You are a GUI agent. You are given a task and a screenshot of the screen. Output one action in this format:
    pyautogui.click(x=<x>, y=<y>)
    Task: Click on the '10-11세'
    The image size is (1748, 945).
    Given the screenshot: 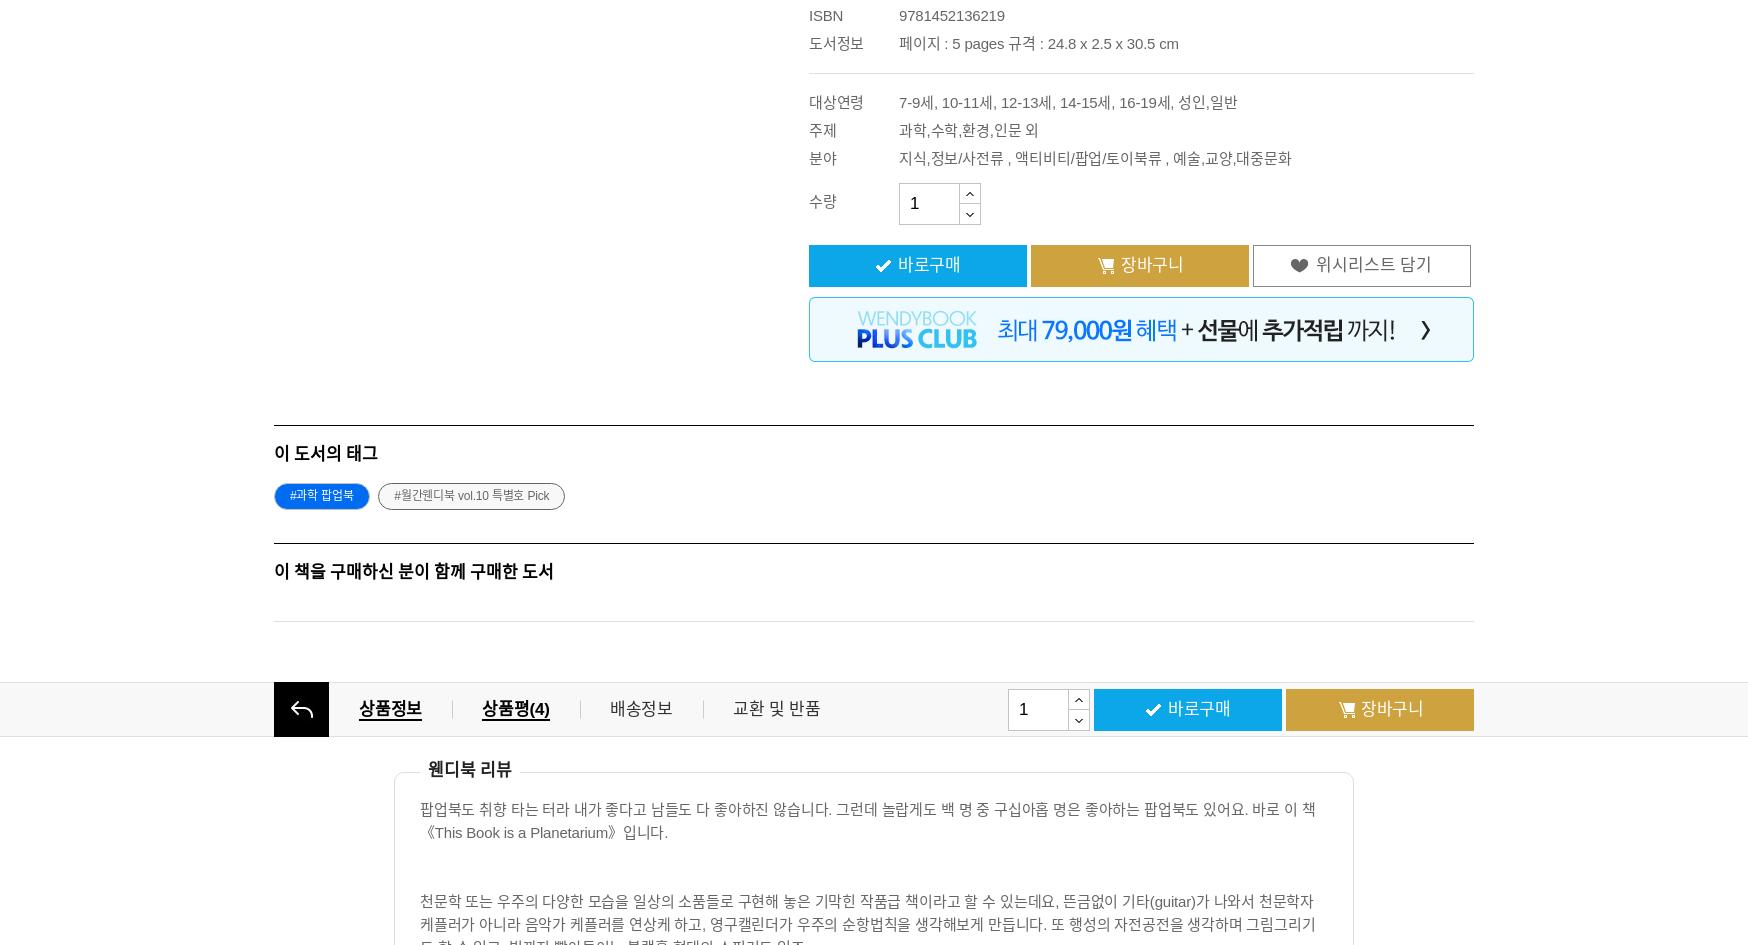 What is the action you would take?
    pyautogui.click(x=966, y=101)
    